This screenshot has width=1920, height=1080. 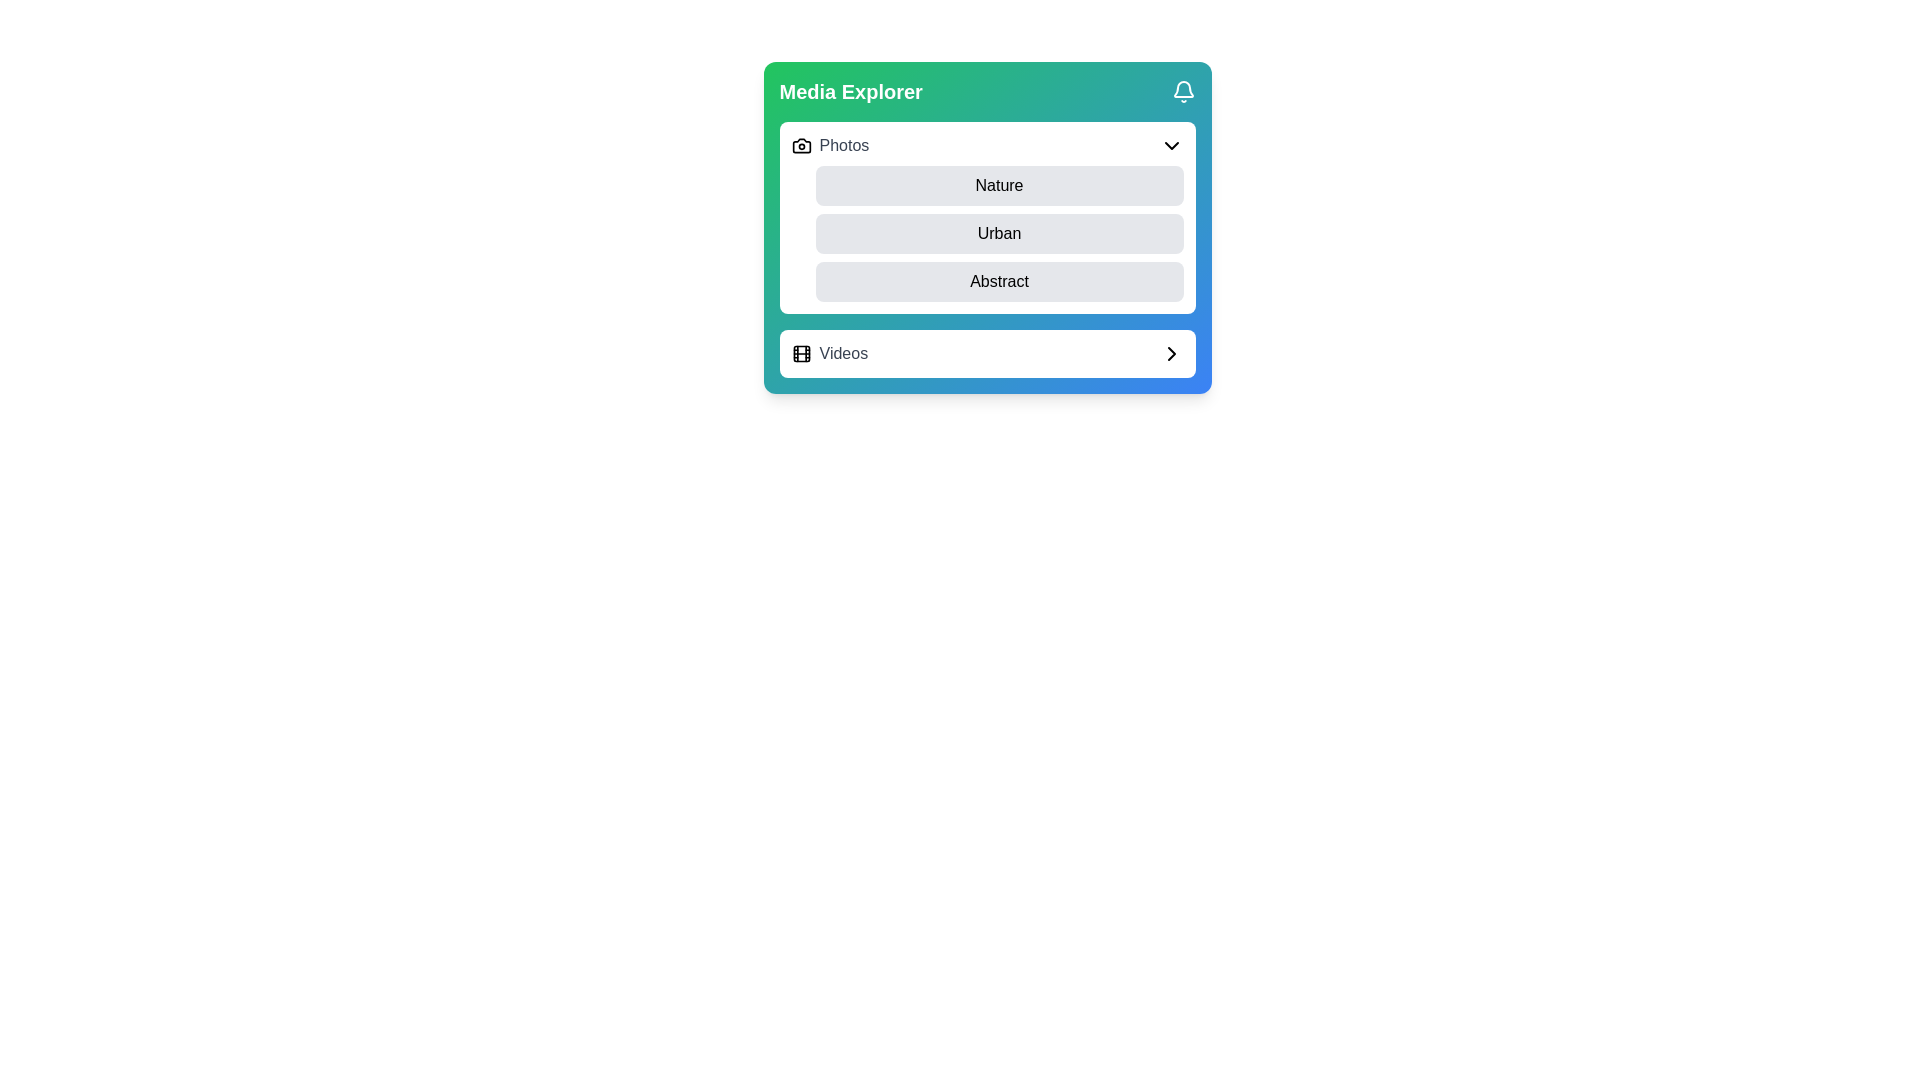 I want to click on the Chevron dropdown toggle icon located on the far-right side of the 'Photos' section header in the 'Media Explorer' panel, so click(x=1171, y=145).